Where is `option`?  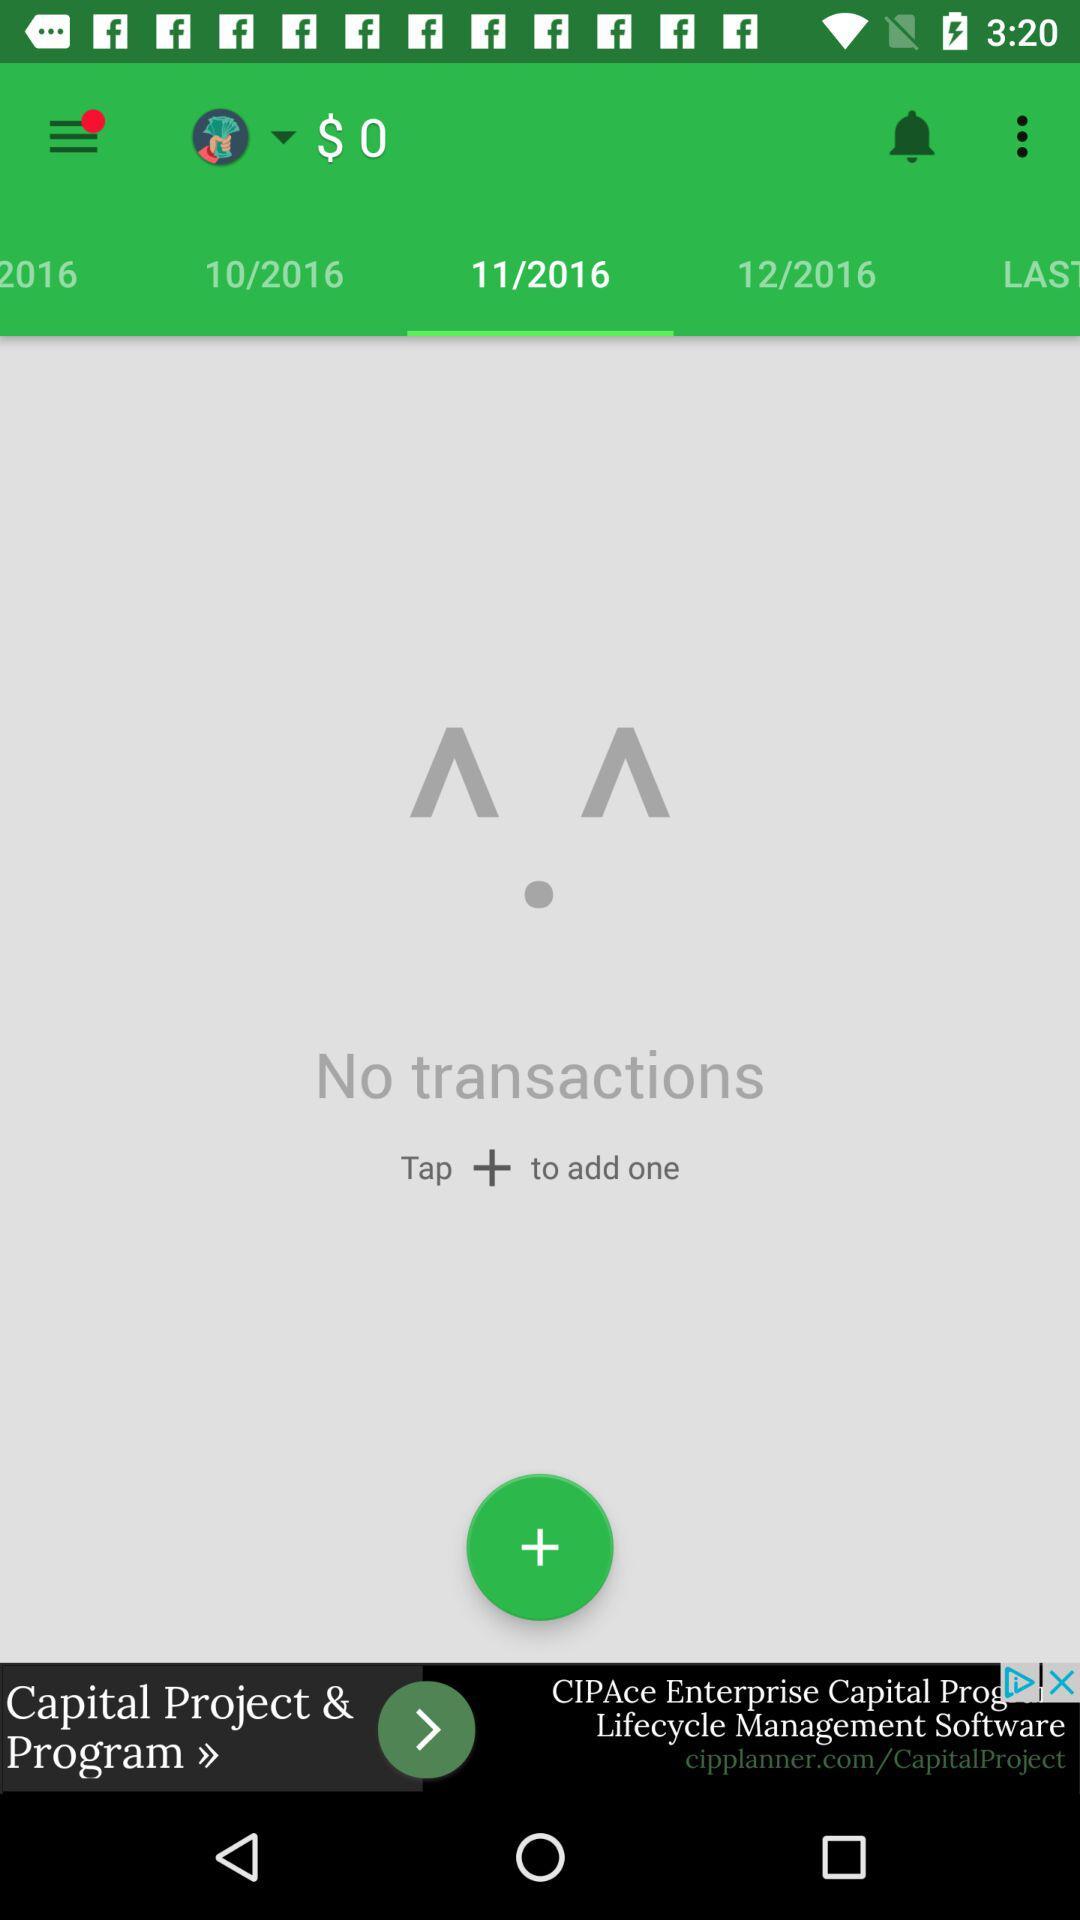 option is located at coordinates (72, 135).